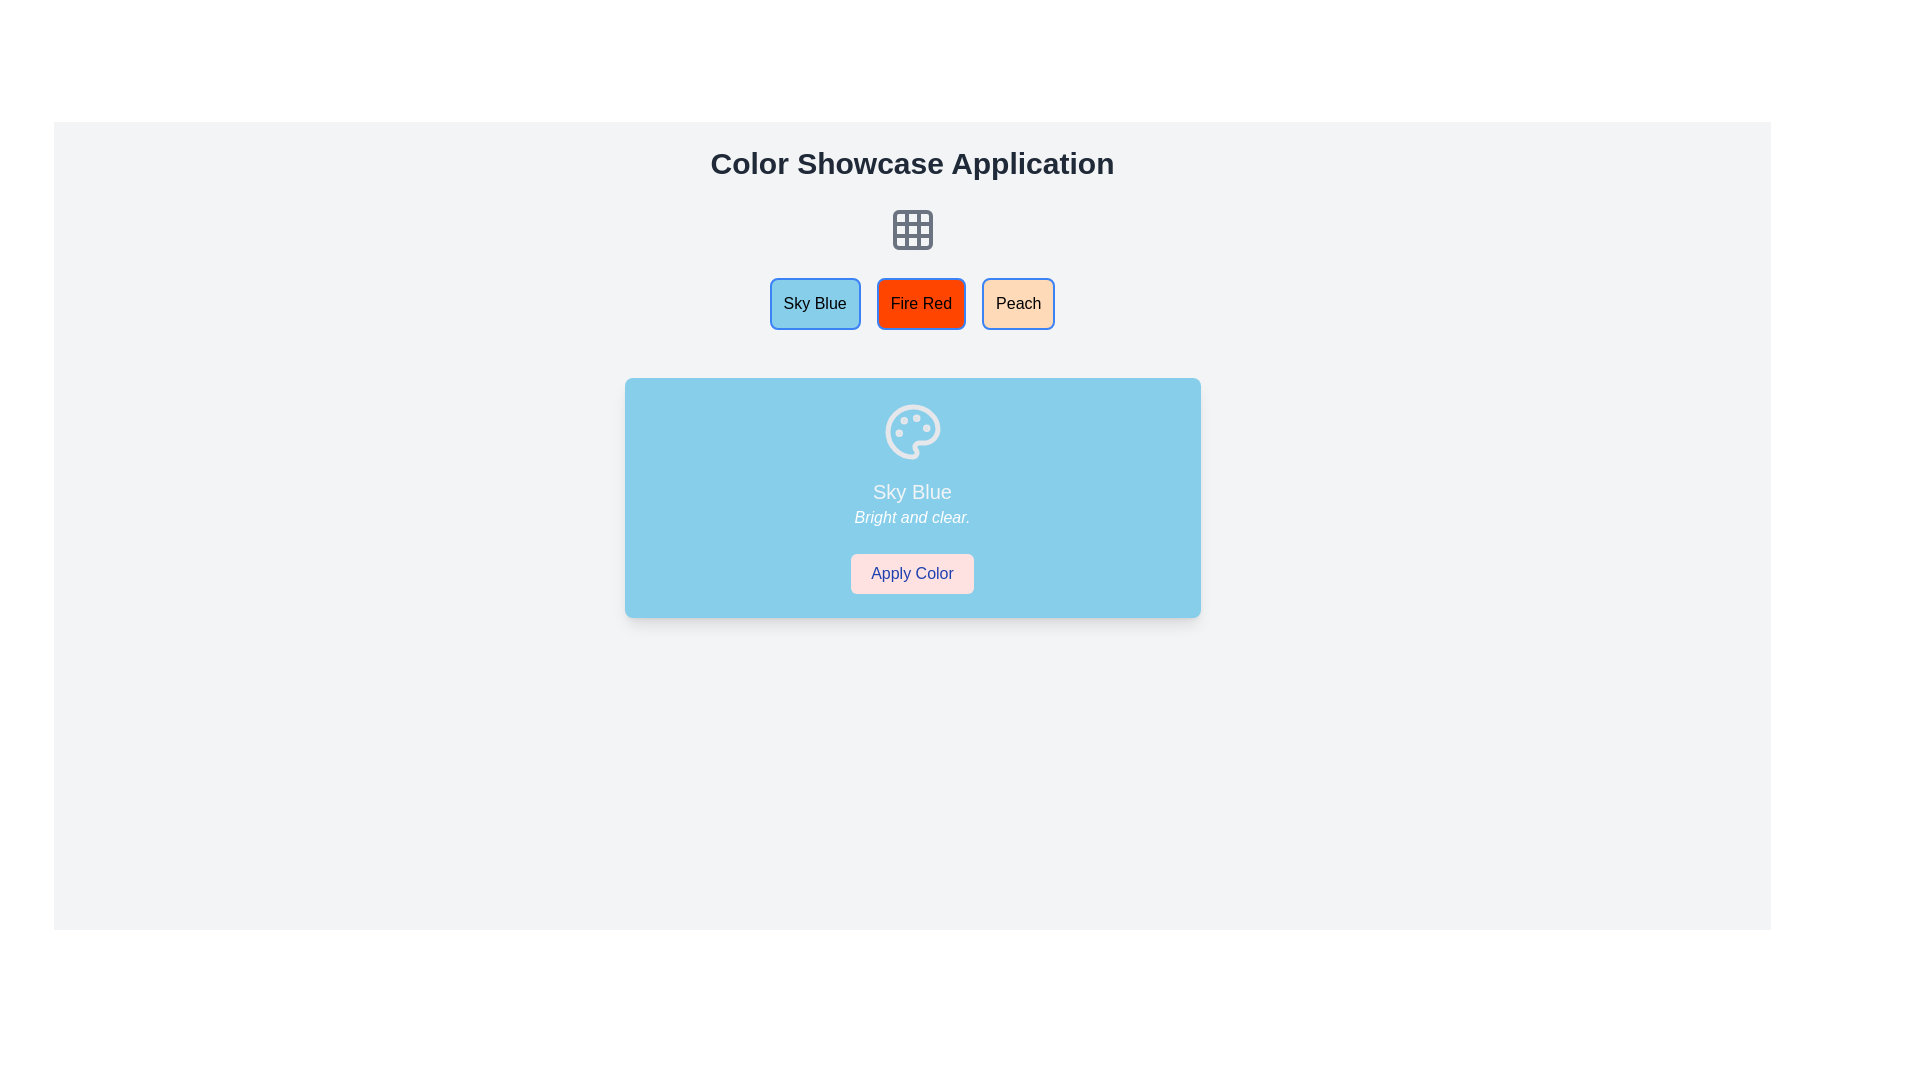  What do you see at coordinates (911, 163) in the screenshot?
I see `the TextLabel element at the top of the application, which serves as the title and branding for the interface` at bounding box center [911, 163].